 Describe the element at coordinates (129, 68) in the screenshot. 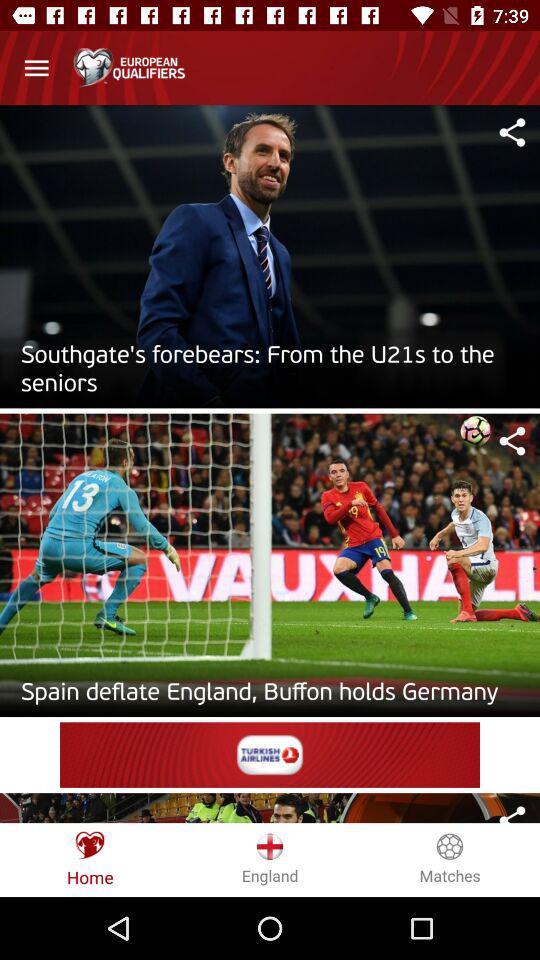

I see `the heading of the page` at that location.